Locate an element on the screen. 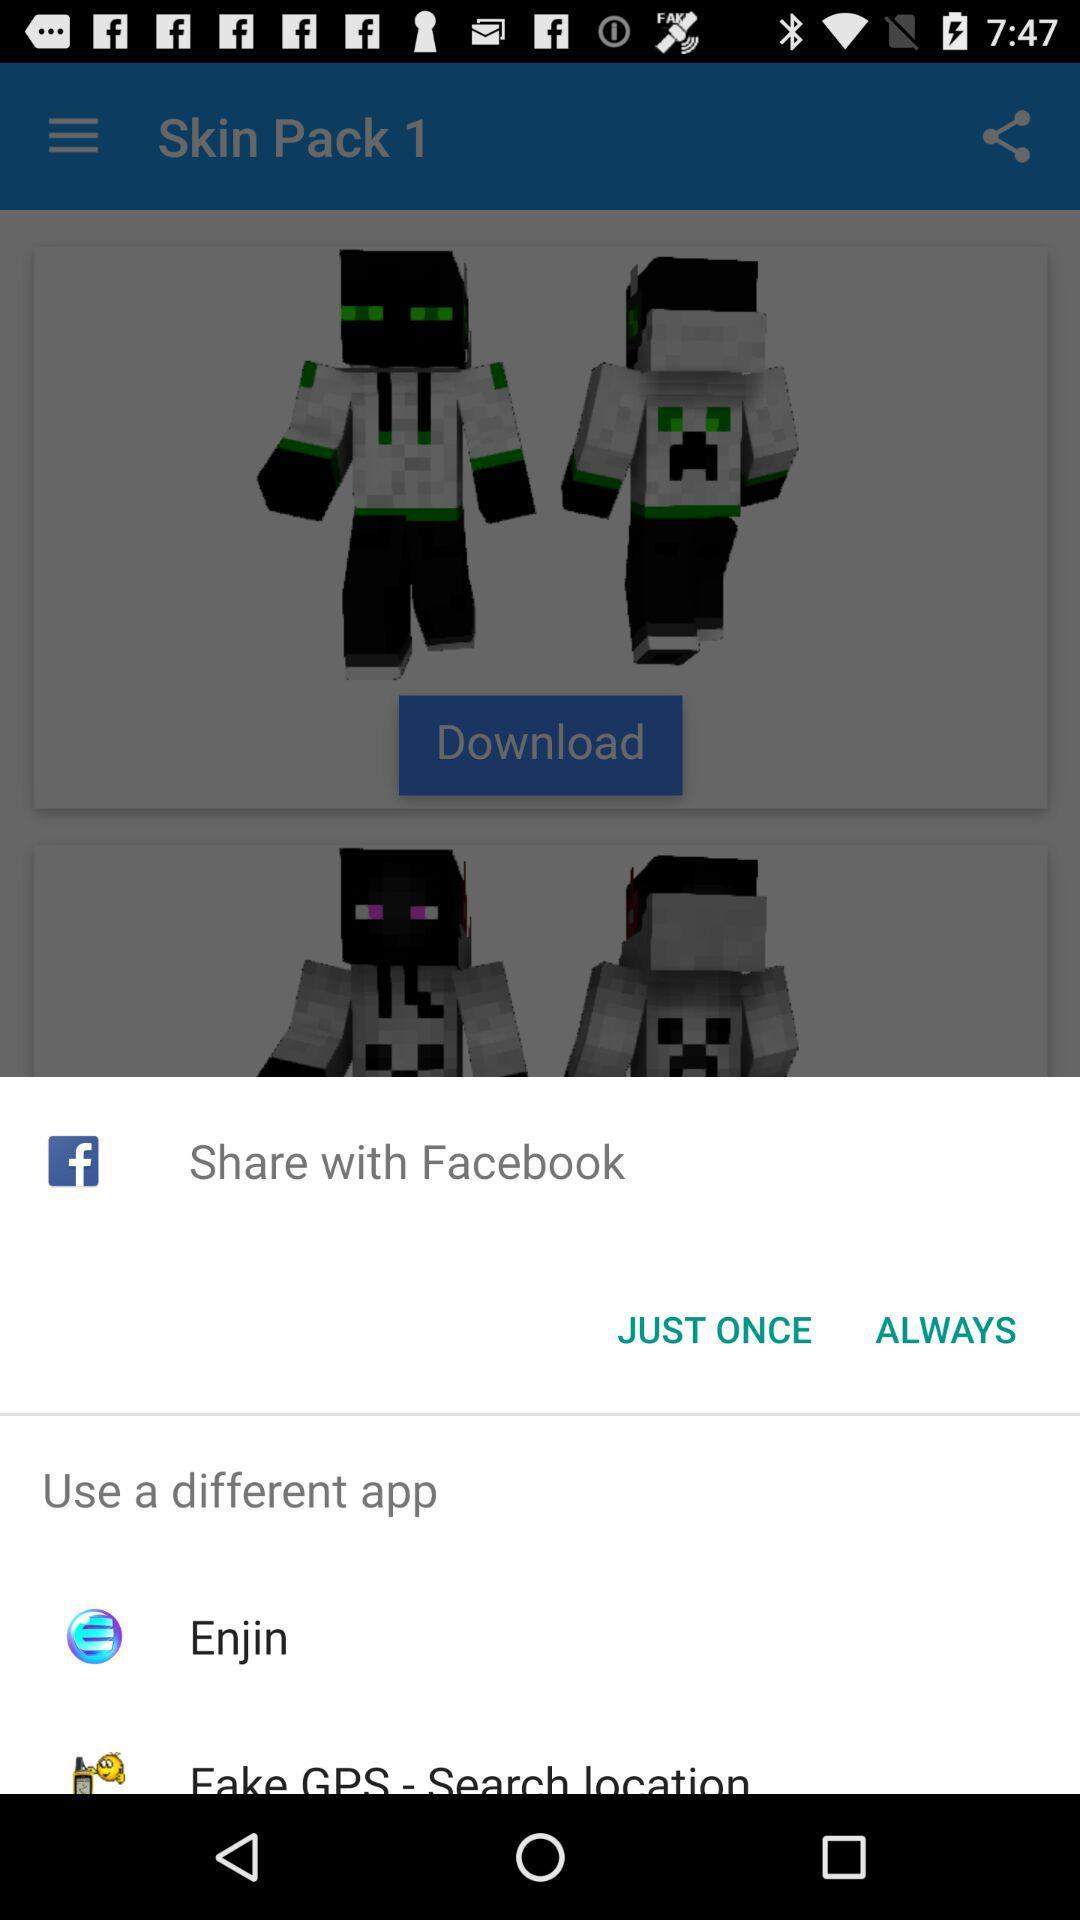 This screenshot has width=1080, height=1920. item above enjin icon is located at coordinates (540, 1489).